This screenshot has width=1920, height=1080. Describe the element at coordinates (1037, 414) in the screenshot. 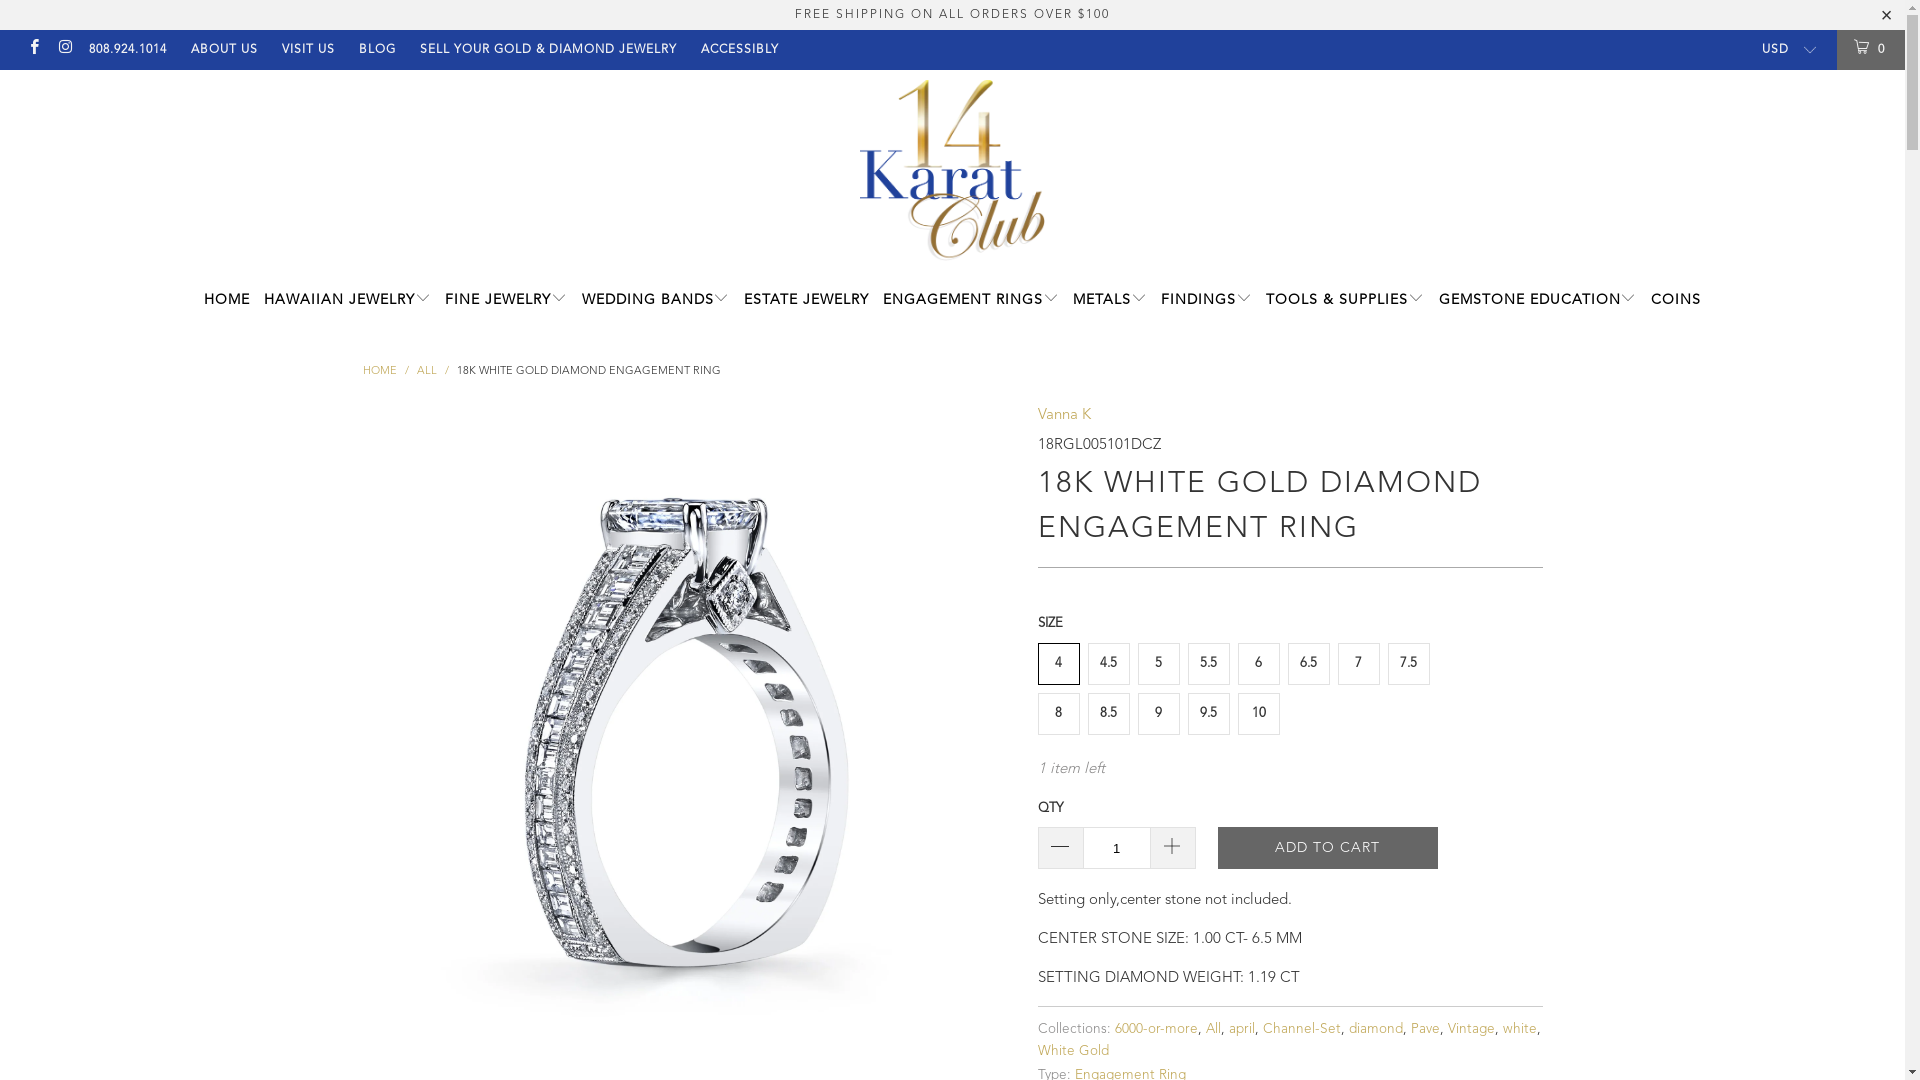

I see `'Vanna K'` at that location.